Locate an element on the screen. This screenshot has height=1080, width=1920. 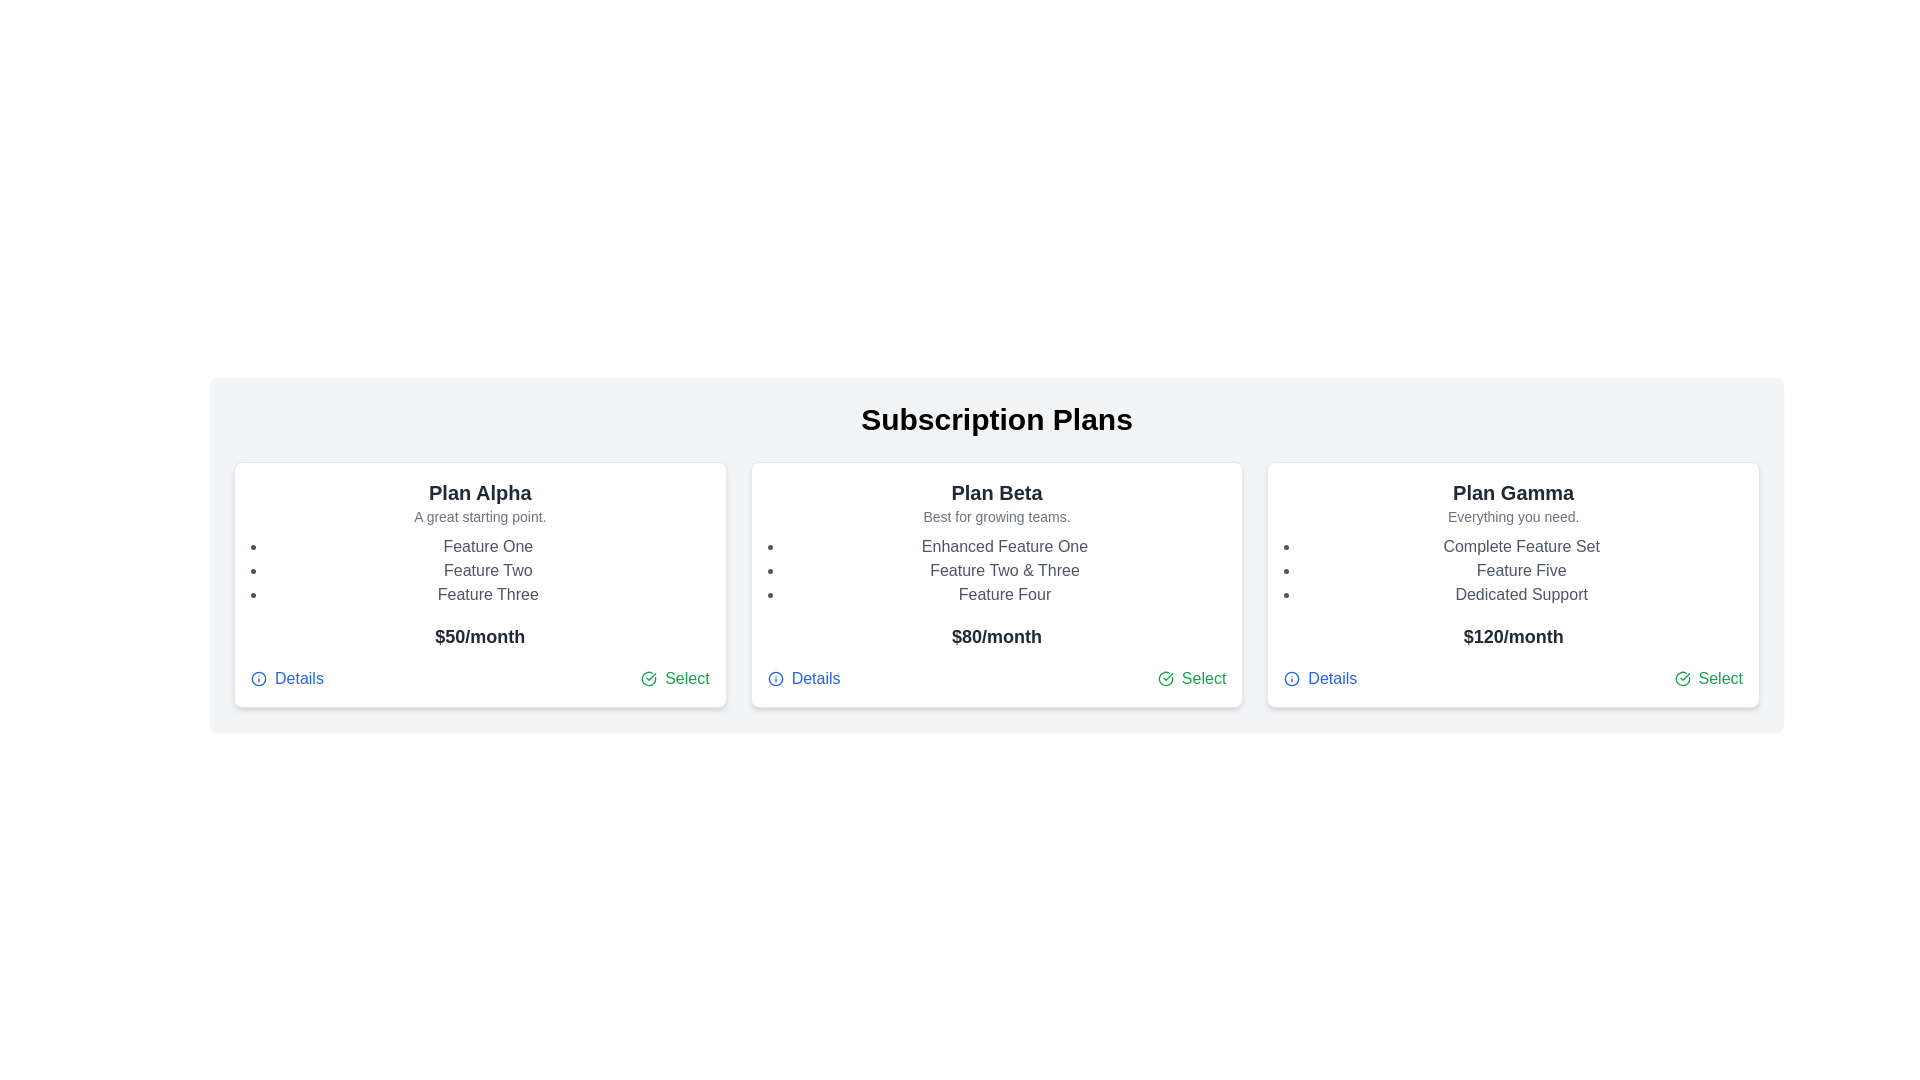
the third content block in the 'Plan Beta' card, located between the subtitle 'Best for growing teams.' and the price tag '$80/month.' is located at coordinates (1004, 570).